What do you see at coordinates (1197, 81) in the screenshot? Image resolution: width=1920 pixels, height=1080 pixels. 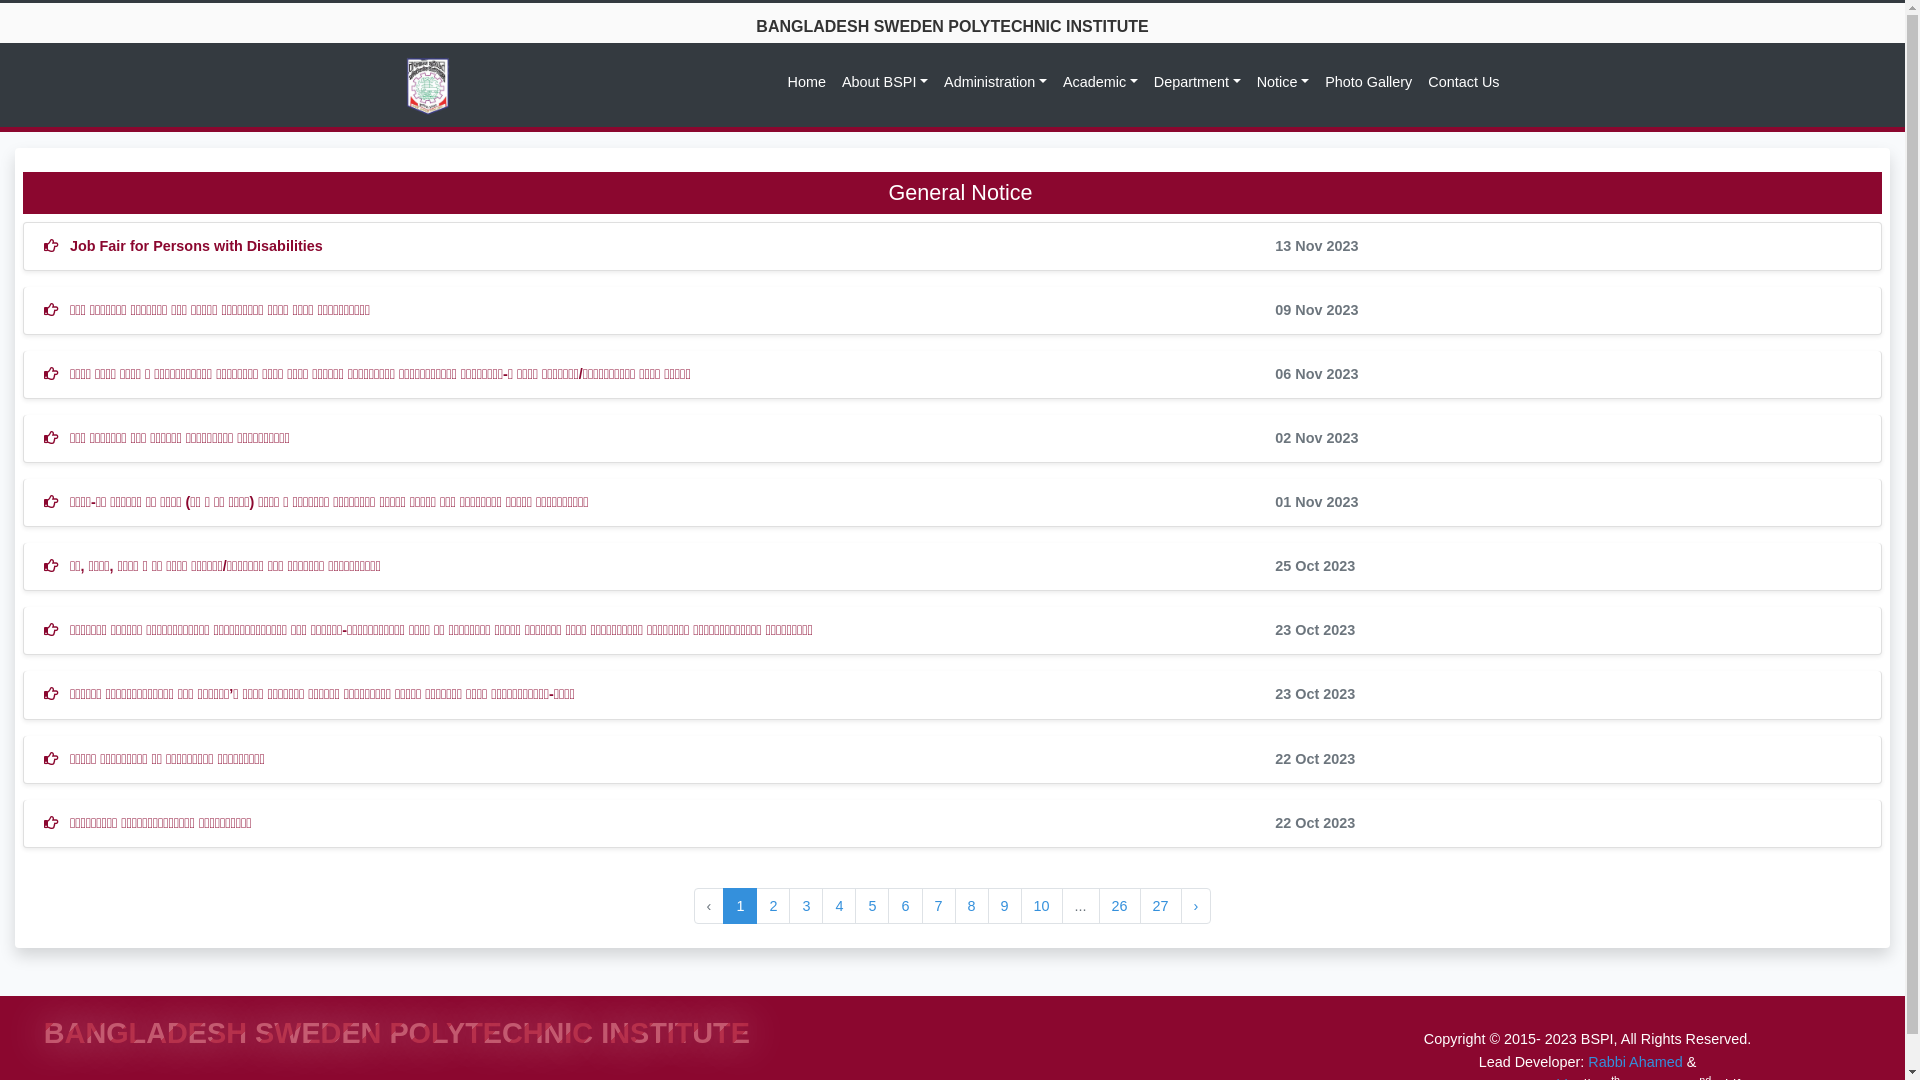 I see `'Department'` at bounding box center [1197, 81].